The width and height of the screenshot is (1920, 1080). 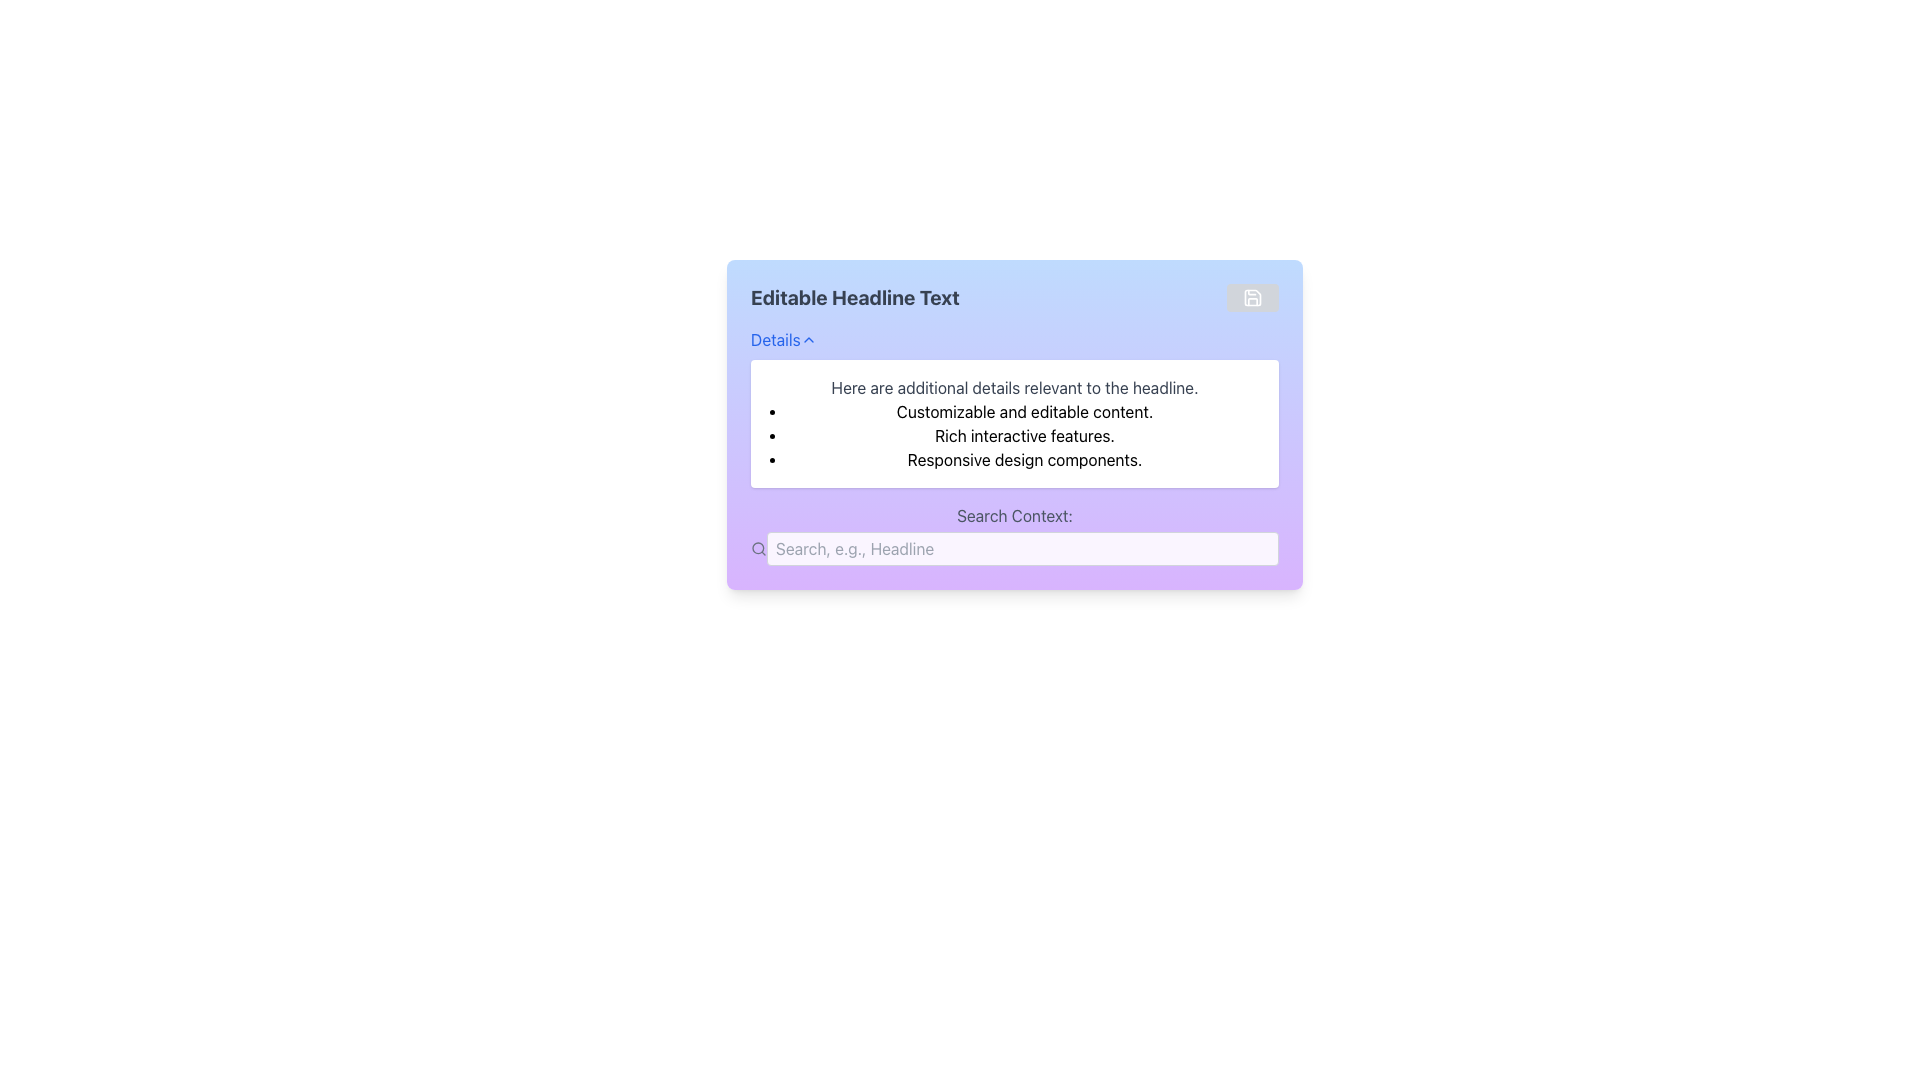 I want to click on the search icon located to the far left of the 'Search Context' input field, which indicates the search feature, so click(x=757, y=548).